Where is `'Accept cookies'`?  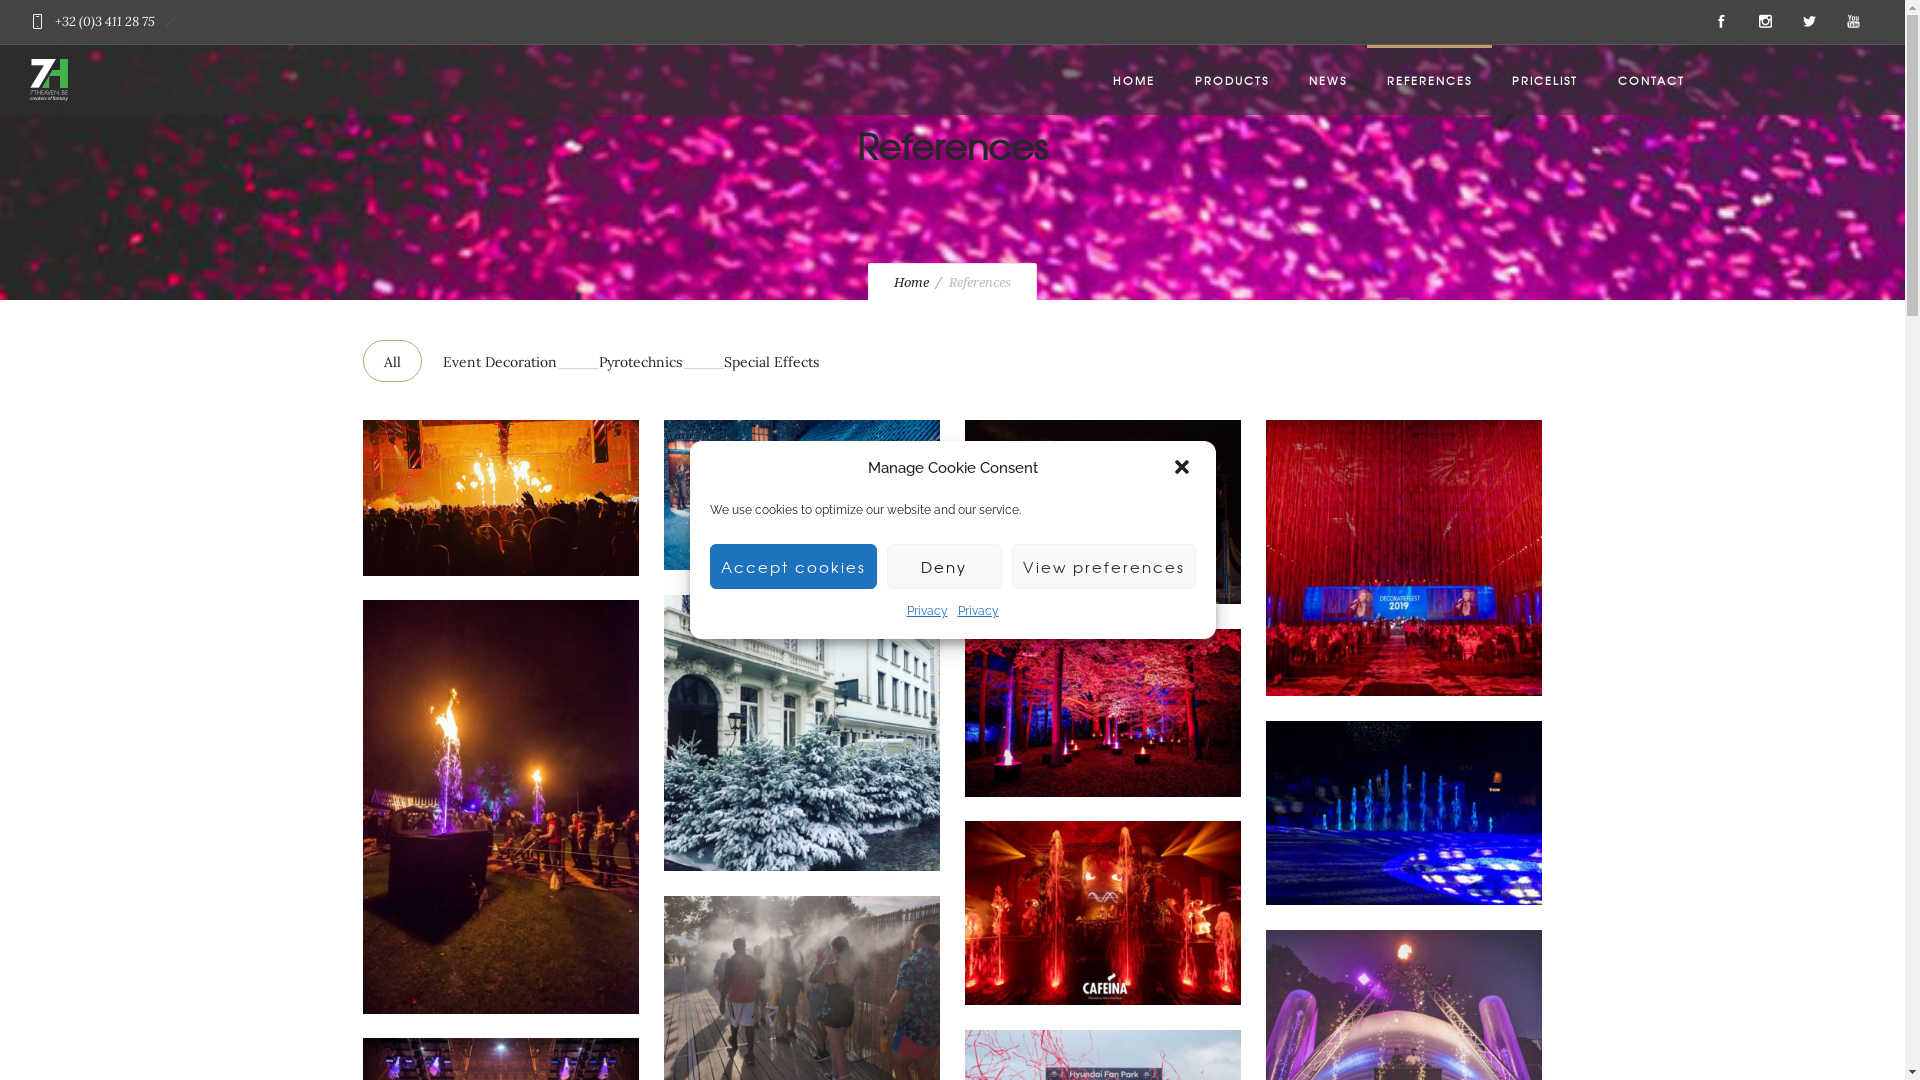
'Accept cookies' is located at coordinates (792, 566).